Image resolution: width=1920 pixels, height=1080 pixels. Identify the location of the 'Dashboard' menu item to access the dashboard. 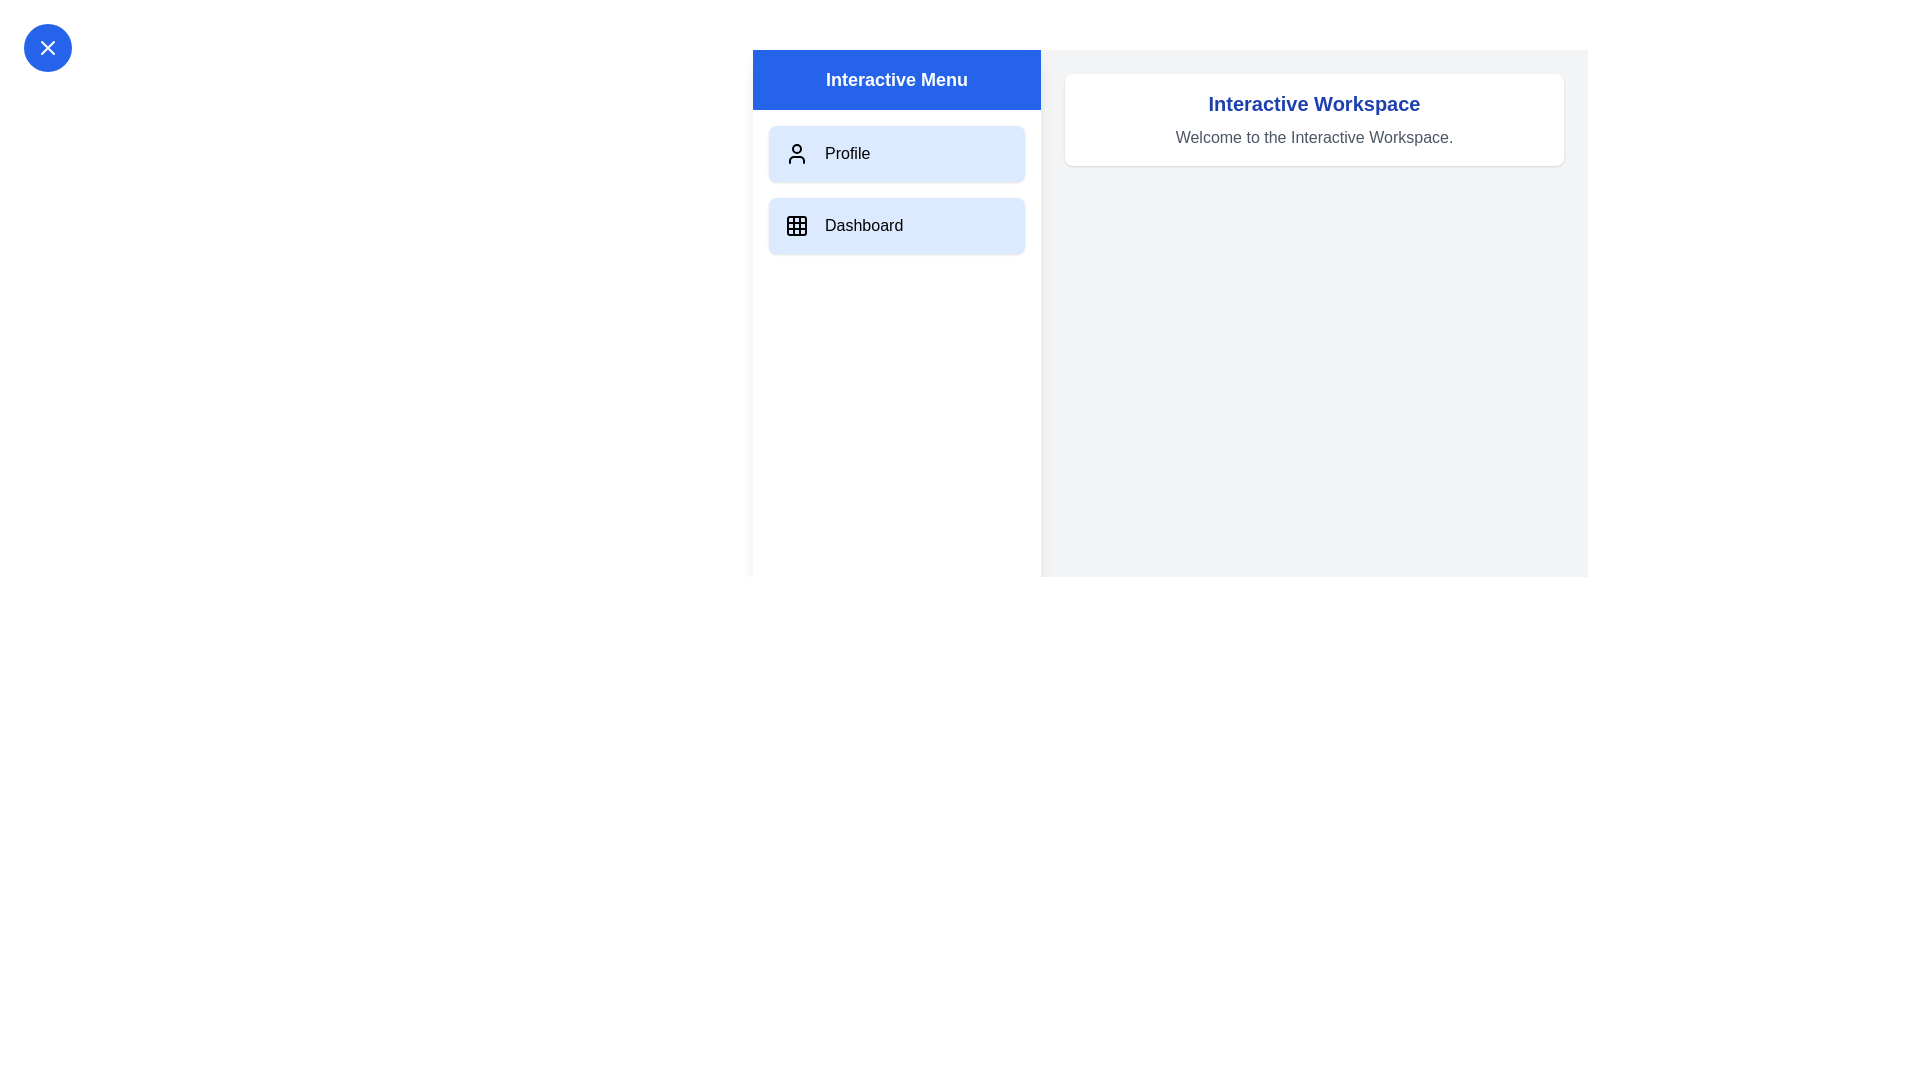
(896, 225).